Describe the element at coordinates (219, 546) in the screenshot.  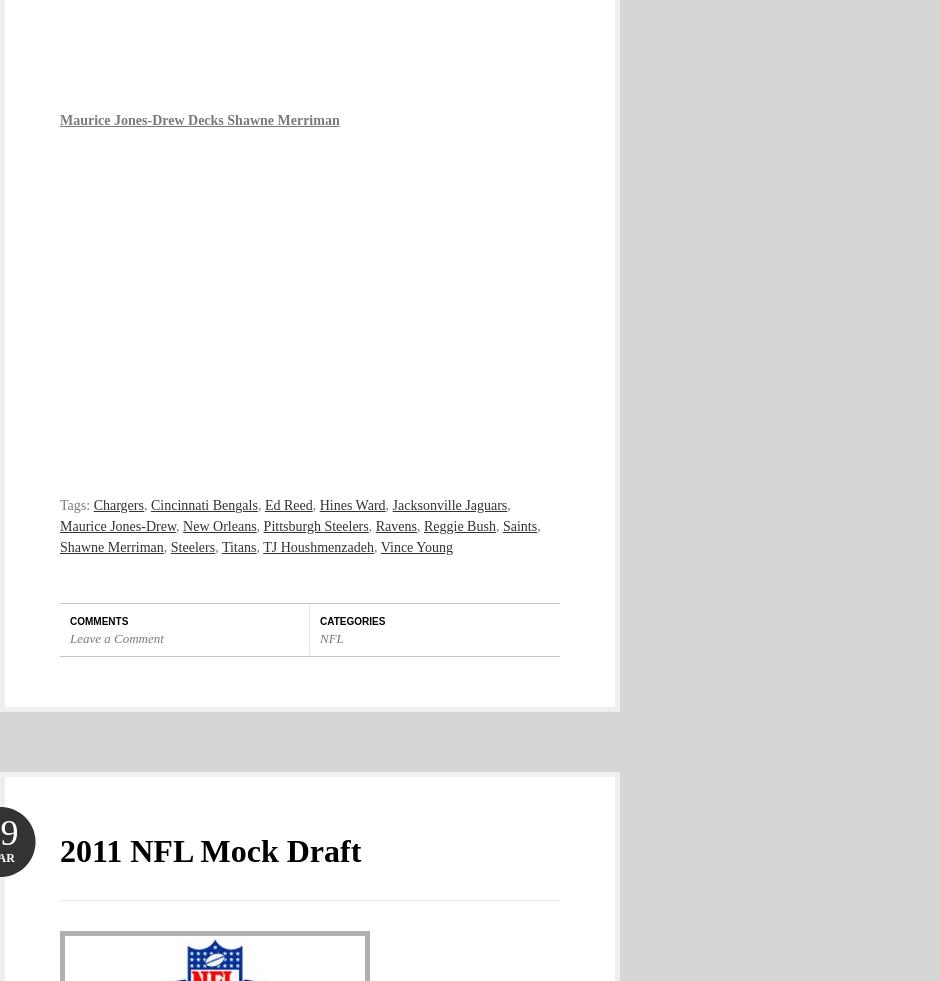
I see `'Titans'` at that location.